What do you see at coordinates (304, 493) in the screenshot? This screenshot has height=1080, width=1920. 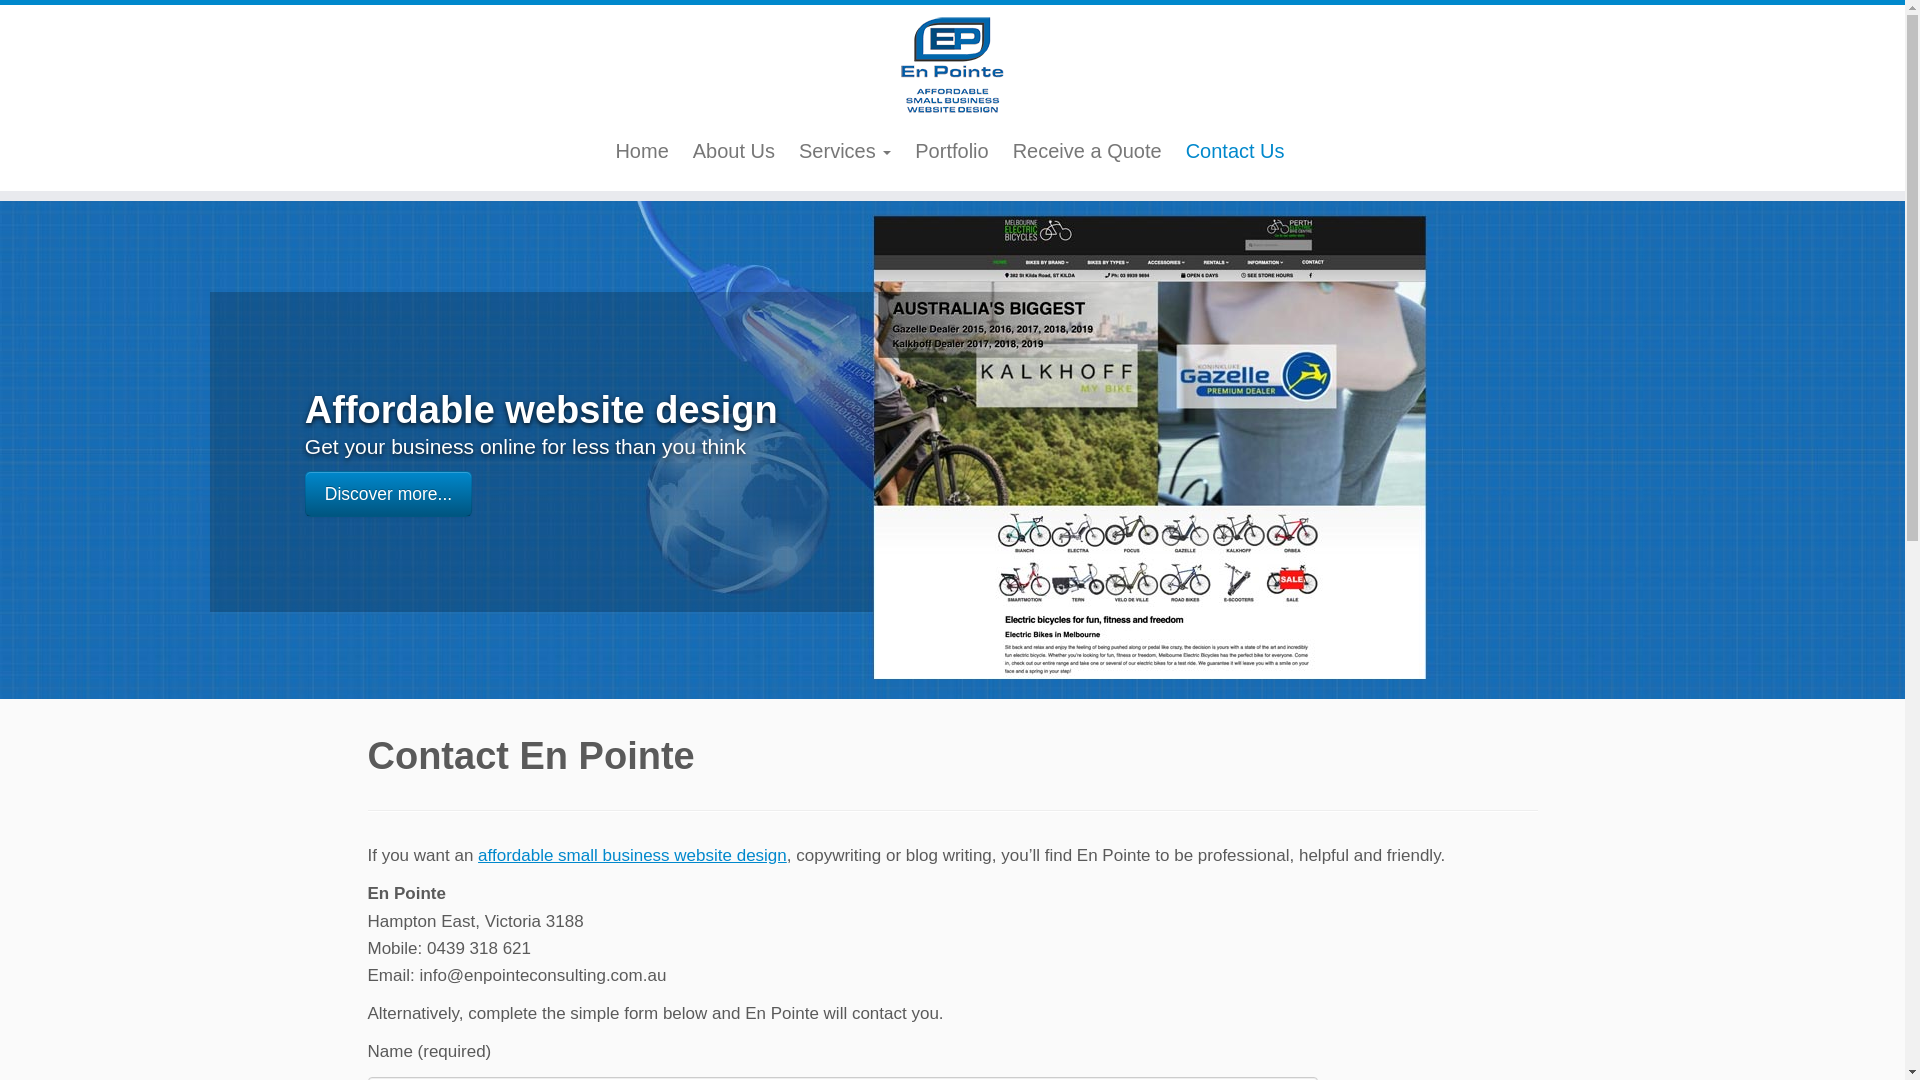 I see `'Discover more...'` at bounding box center [304, 493].